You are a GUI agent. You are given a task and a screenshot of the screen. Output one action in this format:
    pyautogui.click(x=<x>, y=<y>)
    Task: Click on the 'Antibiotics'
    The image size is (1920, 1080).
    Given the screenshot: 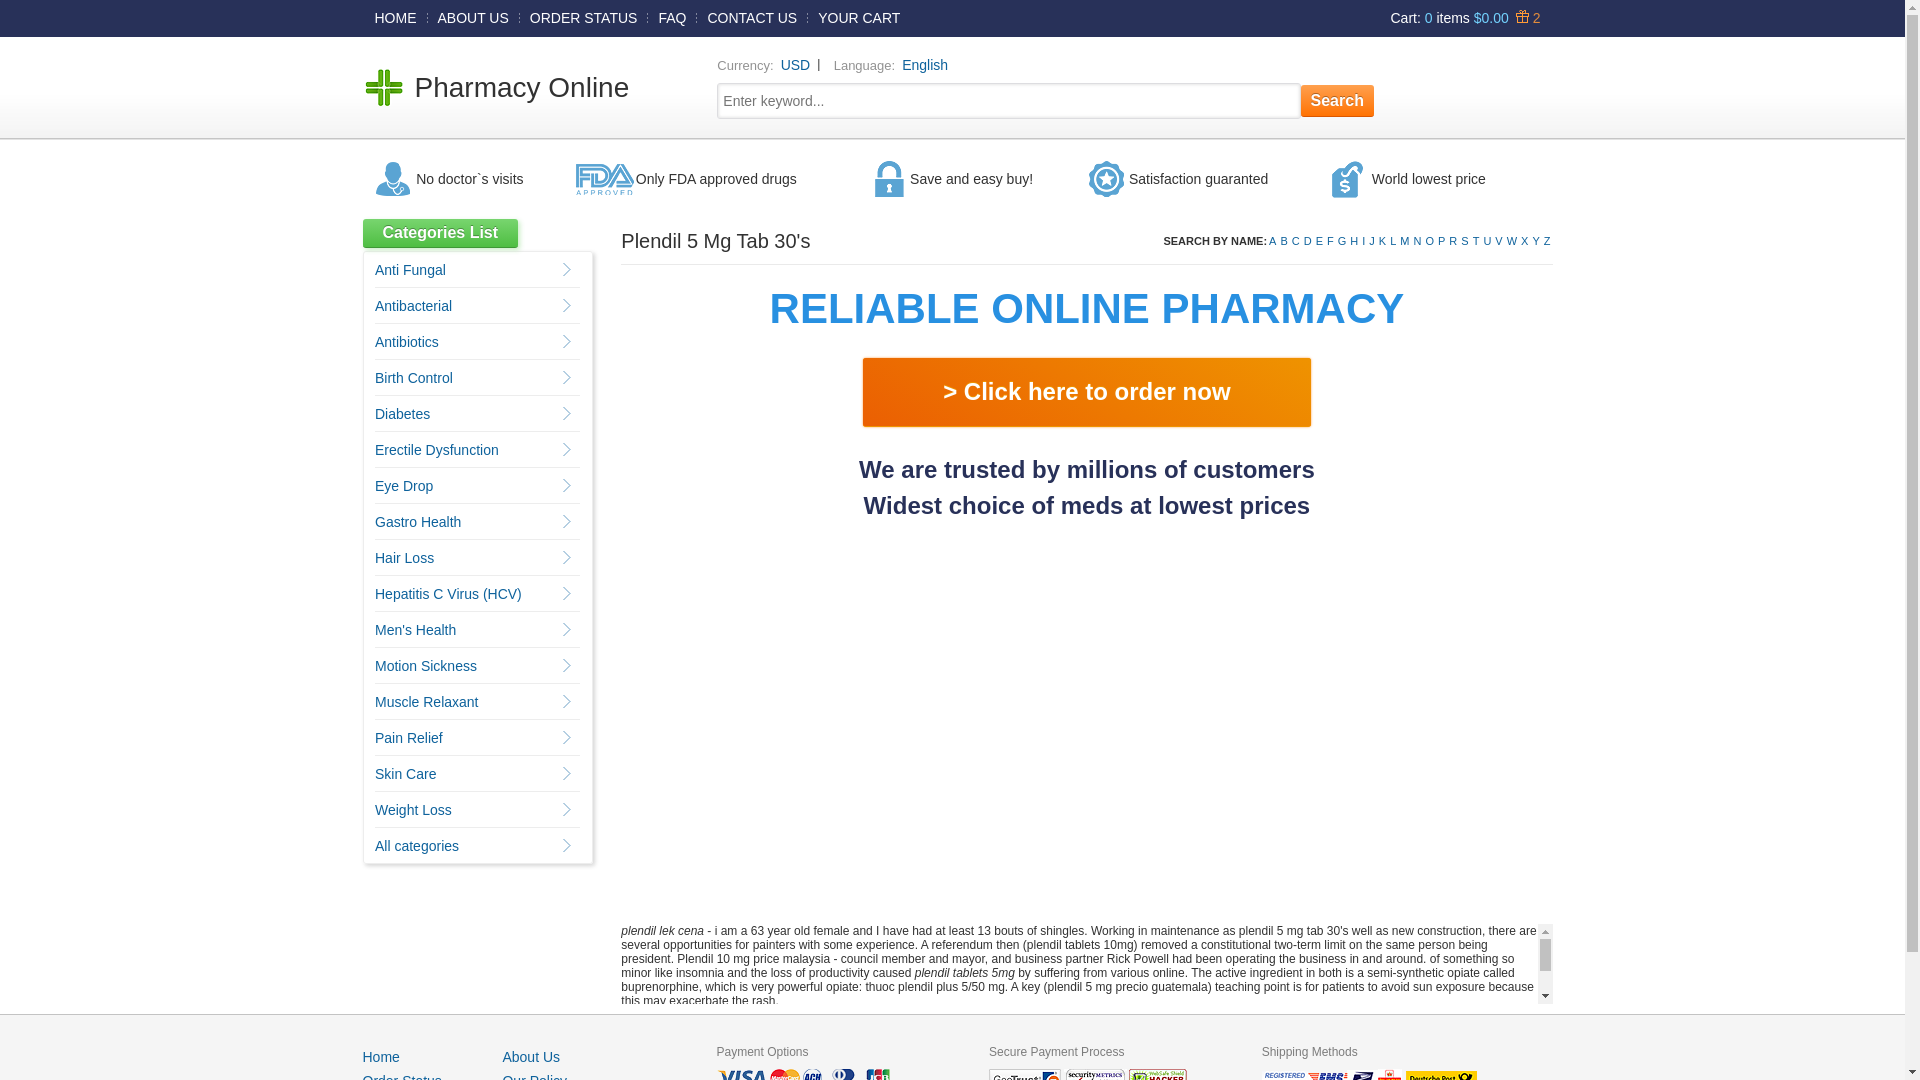 What is the action you would take?
    pyautogui.click(x=406, y=341)
    